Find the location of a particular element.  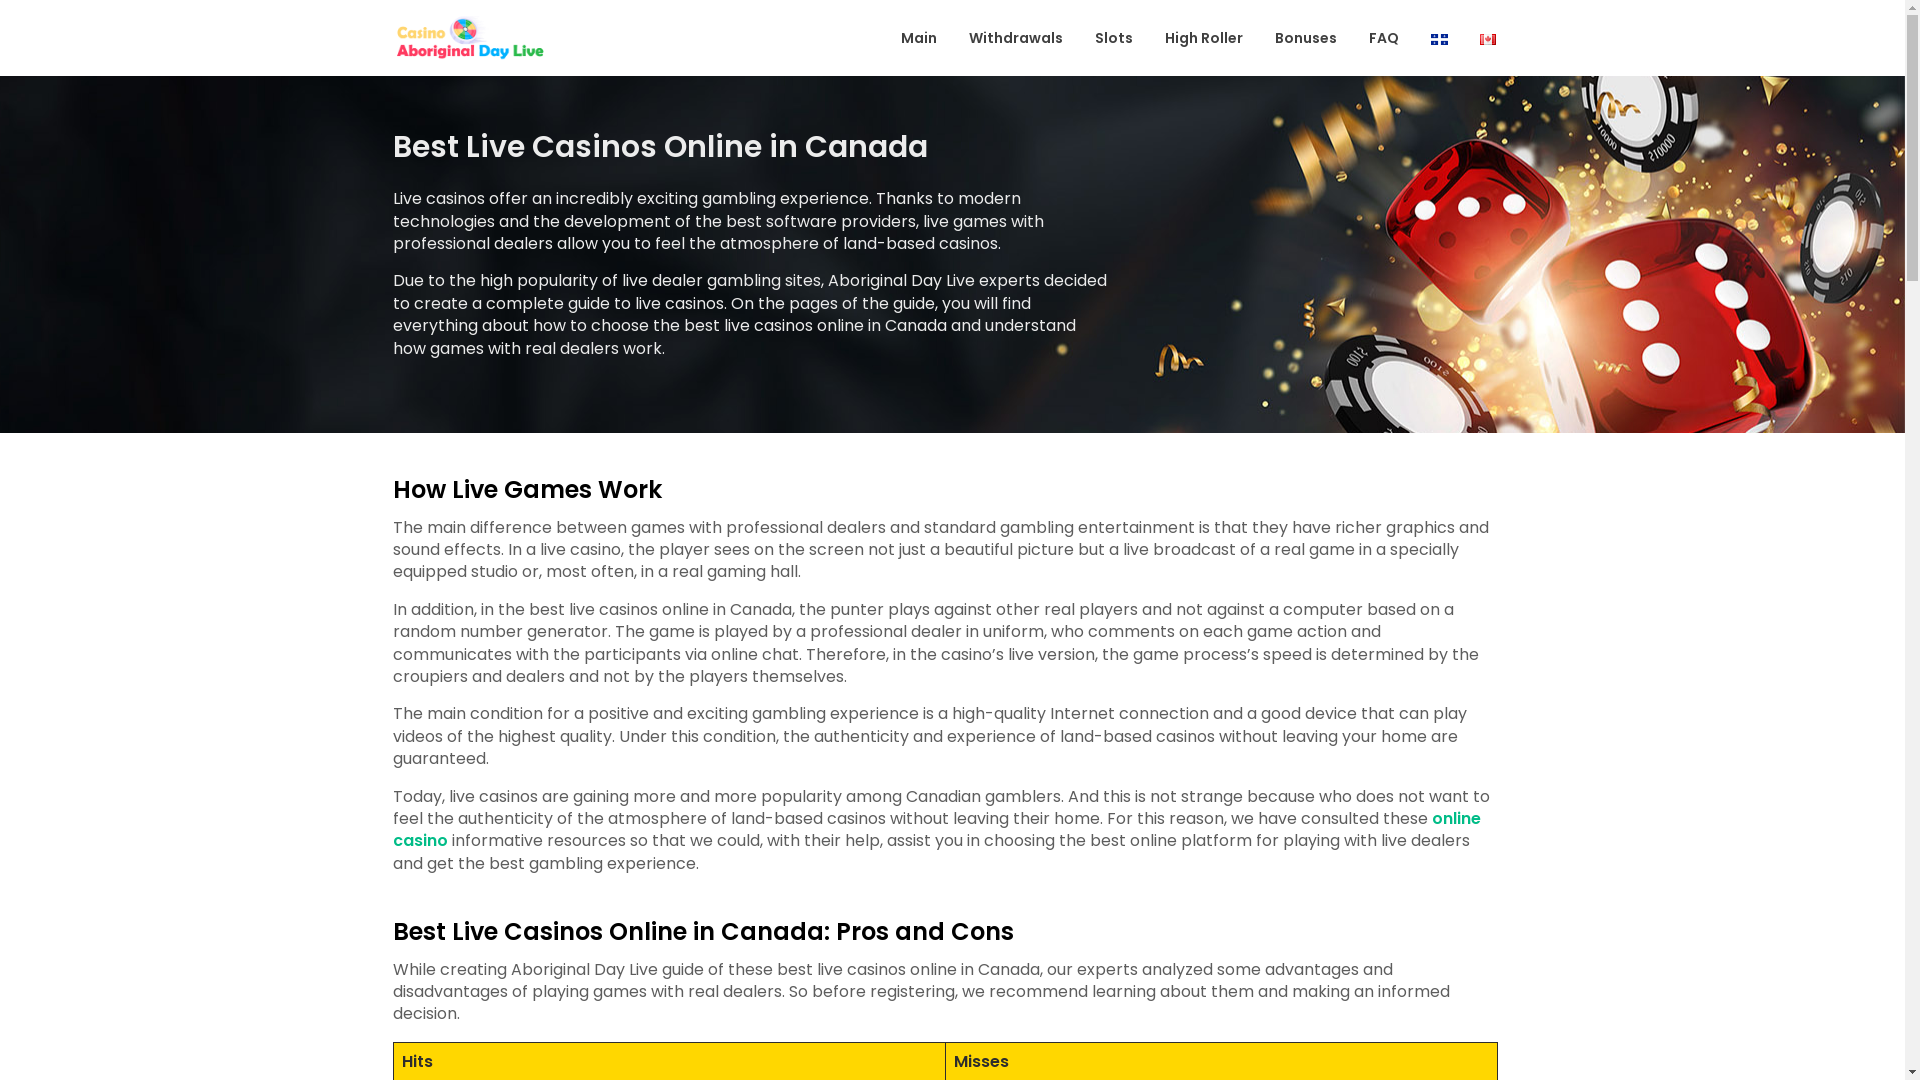

'Withdrawals' is located at coordinates (1016, 38).